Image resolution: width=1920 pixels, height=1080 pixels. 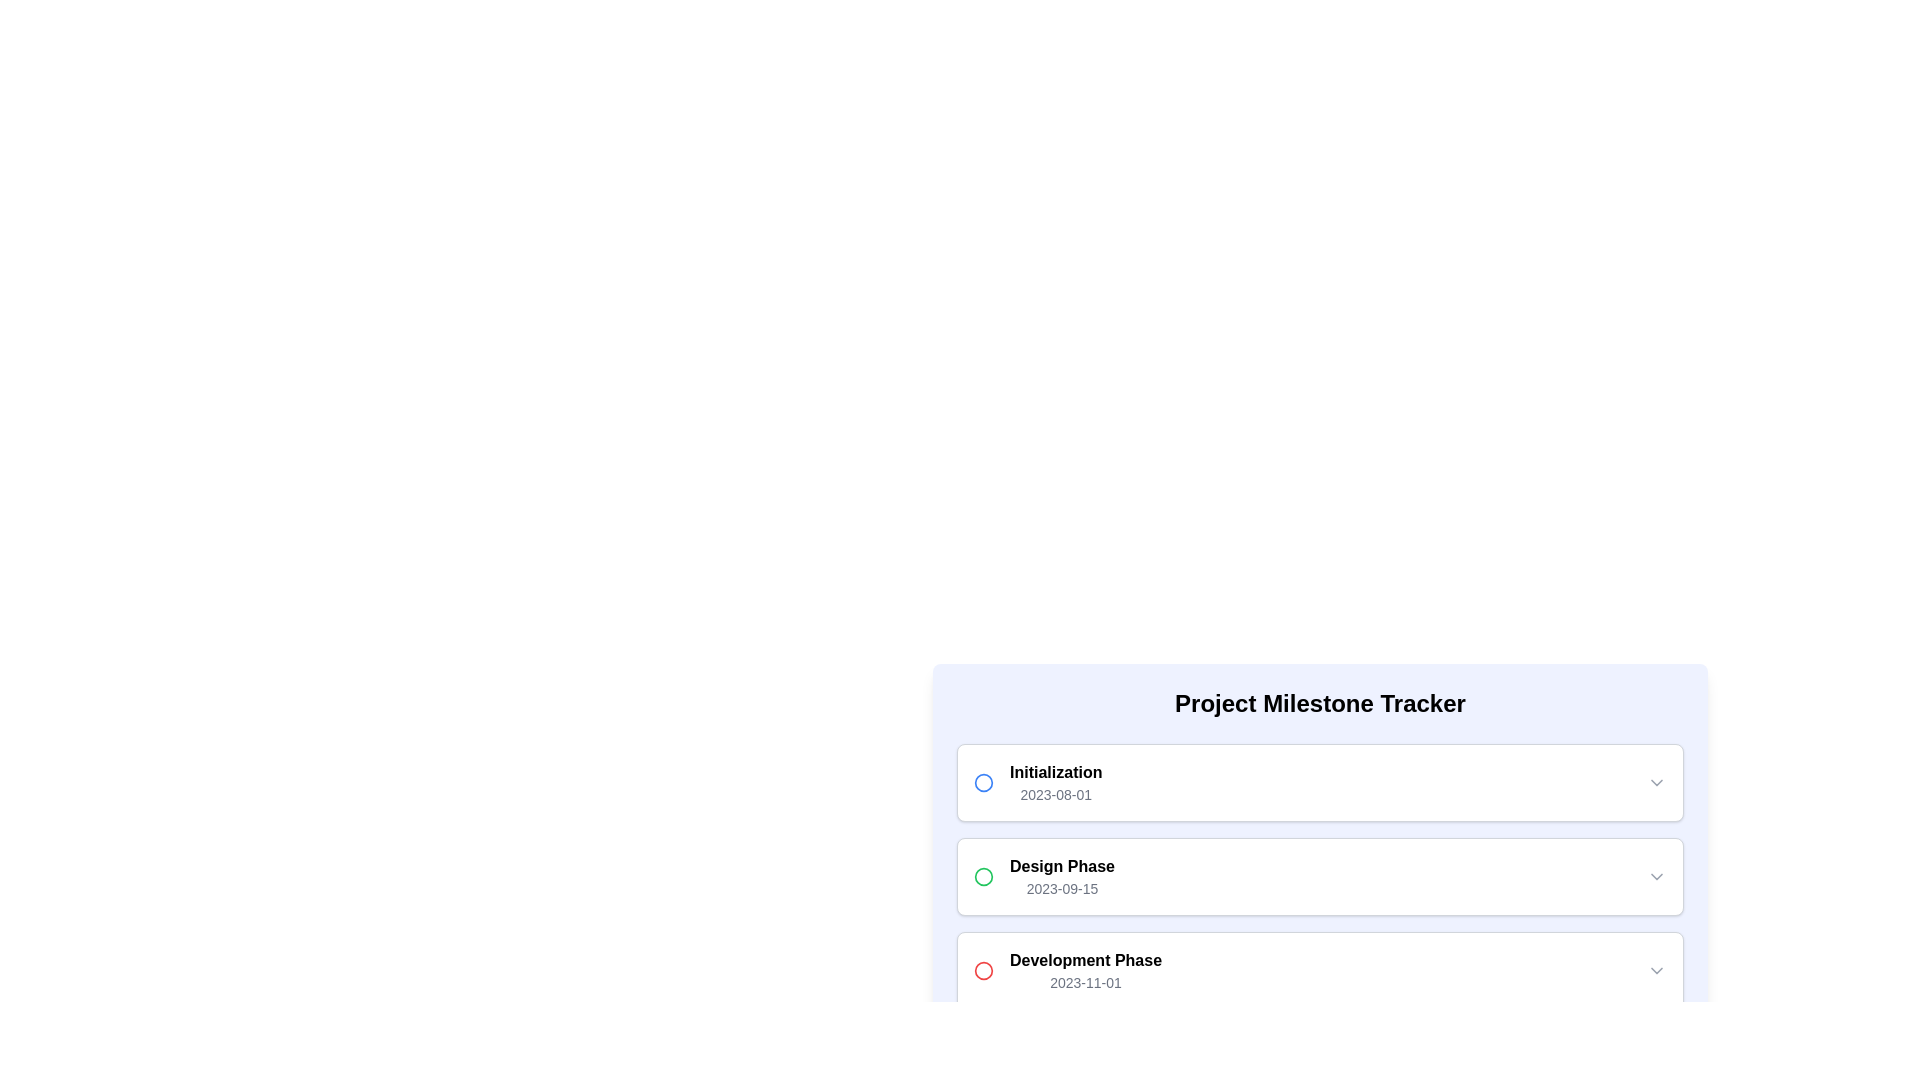 What do you see at coordinates (1084, 982) in the screenshot?
I see `the text label displaying the date '2023-11-01' which is located beneath the 'Development Phase' title in the milestone tracker` at bounding box center [1084, 982].